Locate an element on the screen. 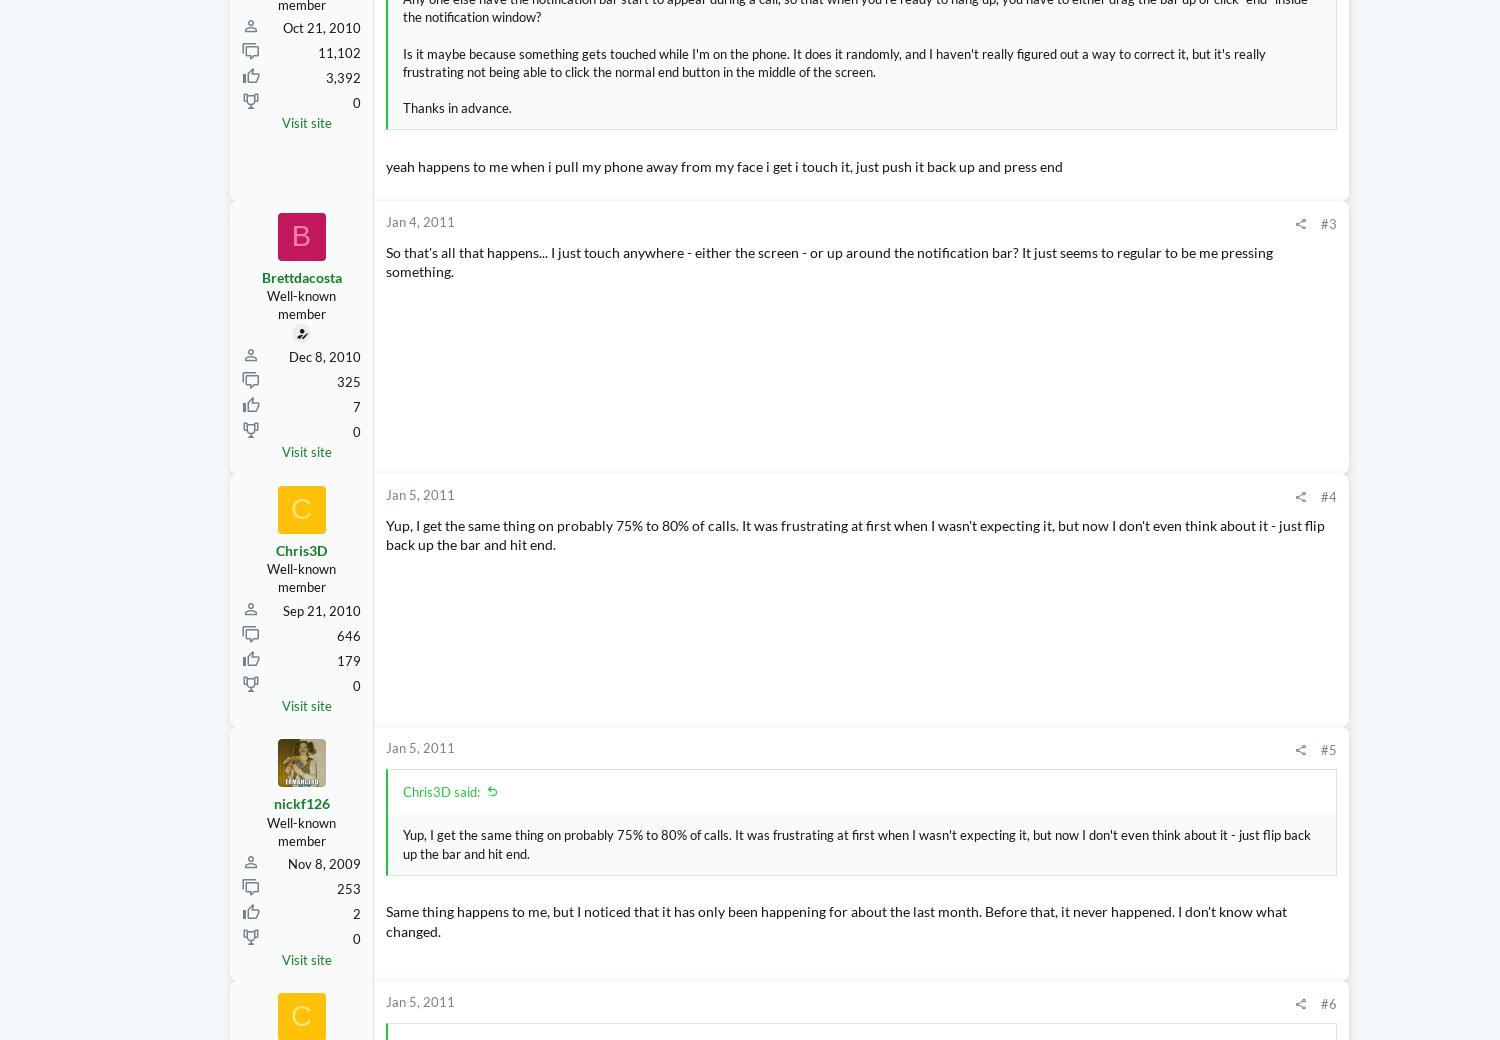 This screenshot has width=1500, height=1040. 'Every other day reminder software' is located at coordinates (1323, 449).